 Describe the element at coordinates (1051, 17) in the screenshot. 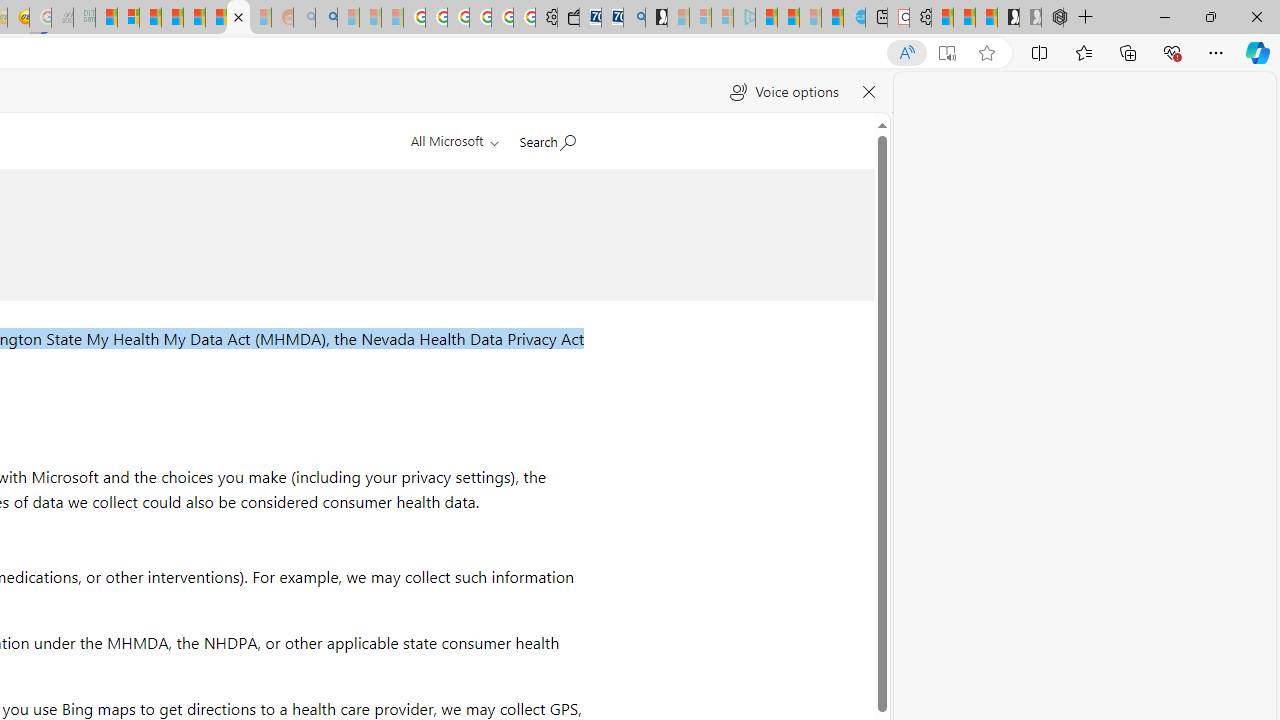

I see `'Nordace - Nordace Siena Is Not An Ordinary Backpack'` at that location.